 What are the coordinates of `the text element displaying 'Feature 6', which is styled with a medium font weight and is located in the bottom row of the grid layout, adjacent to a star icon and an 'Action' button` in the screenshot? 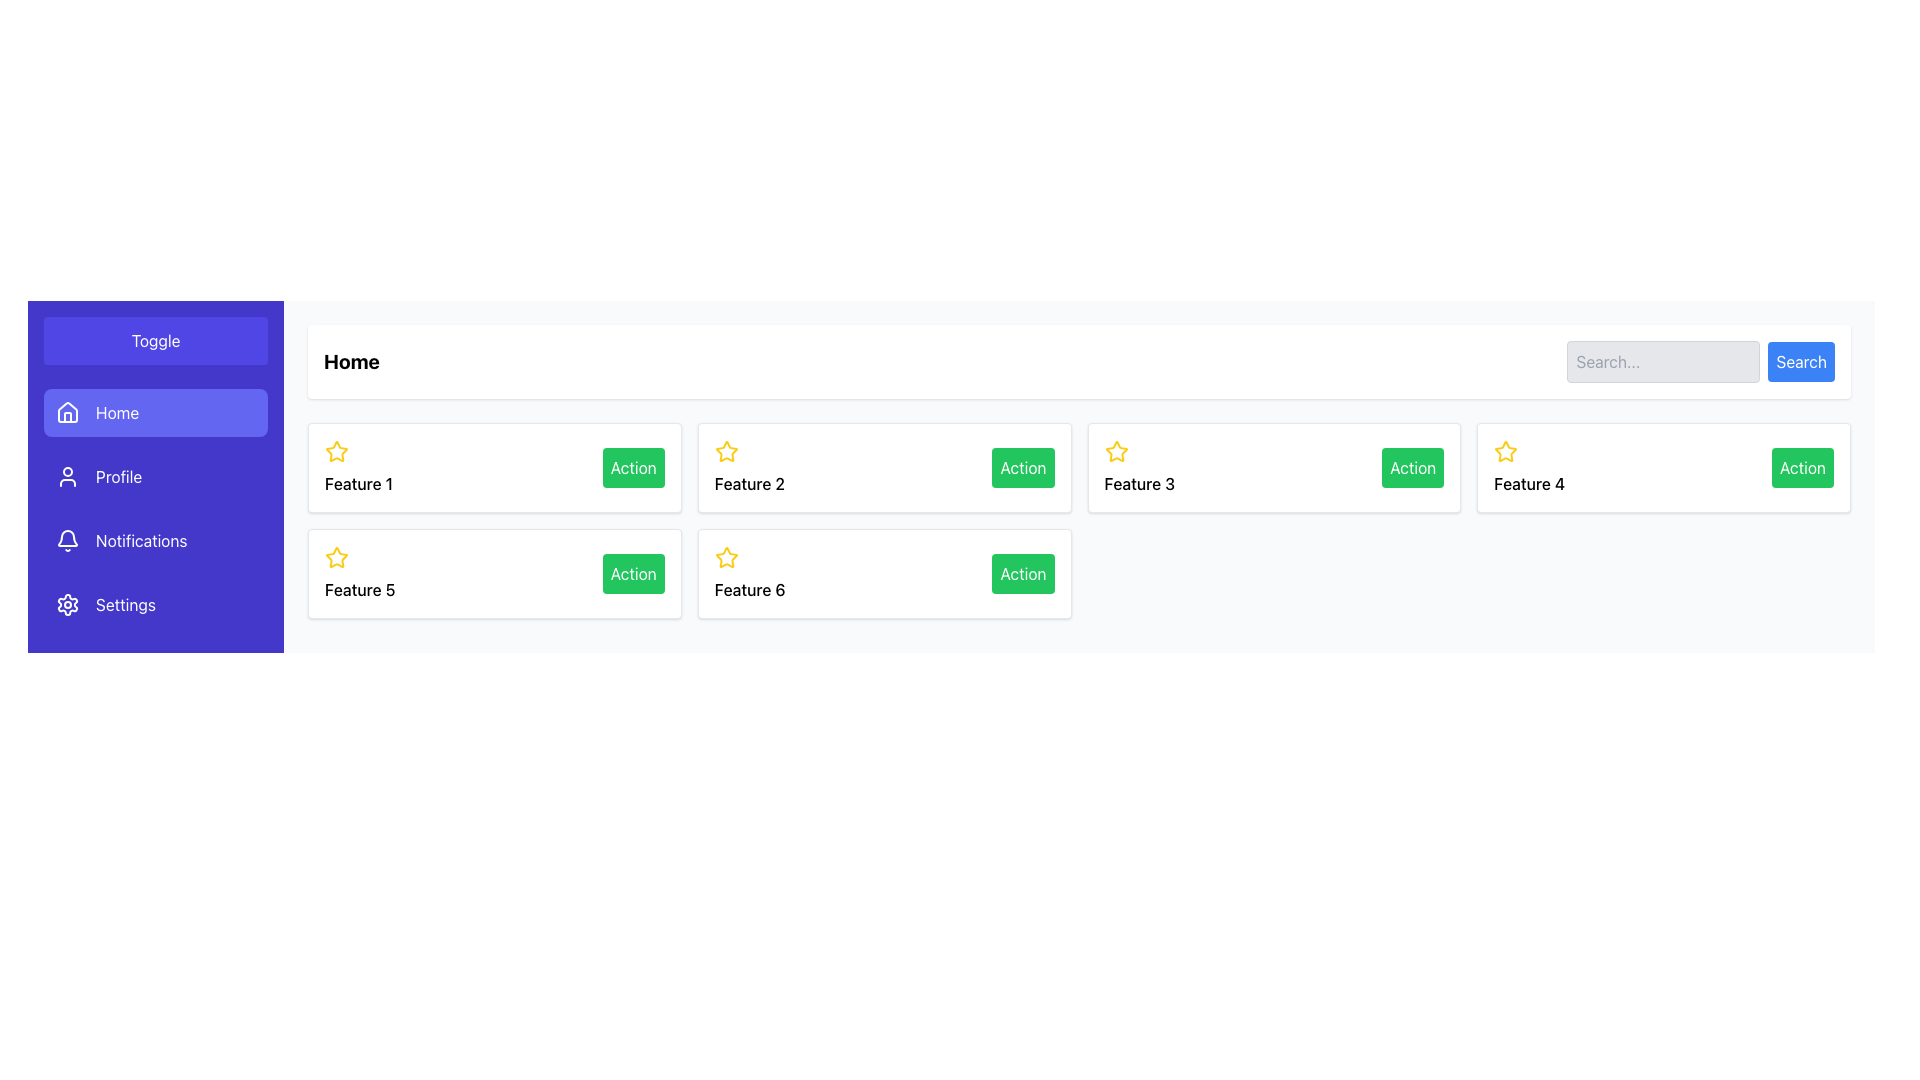 It's located at (749, 589).